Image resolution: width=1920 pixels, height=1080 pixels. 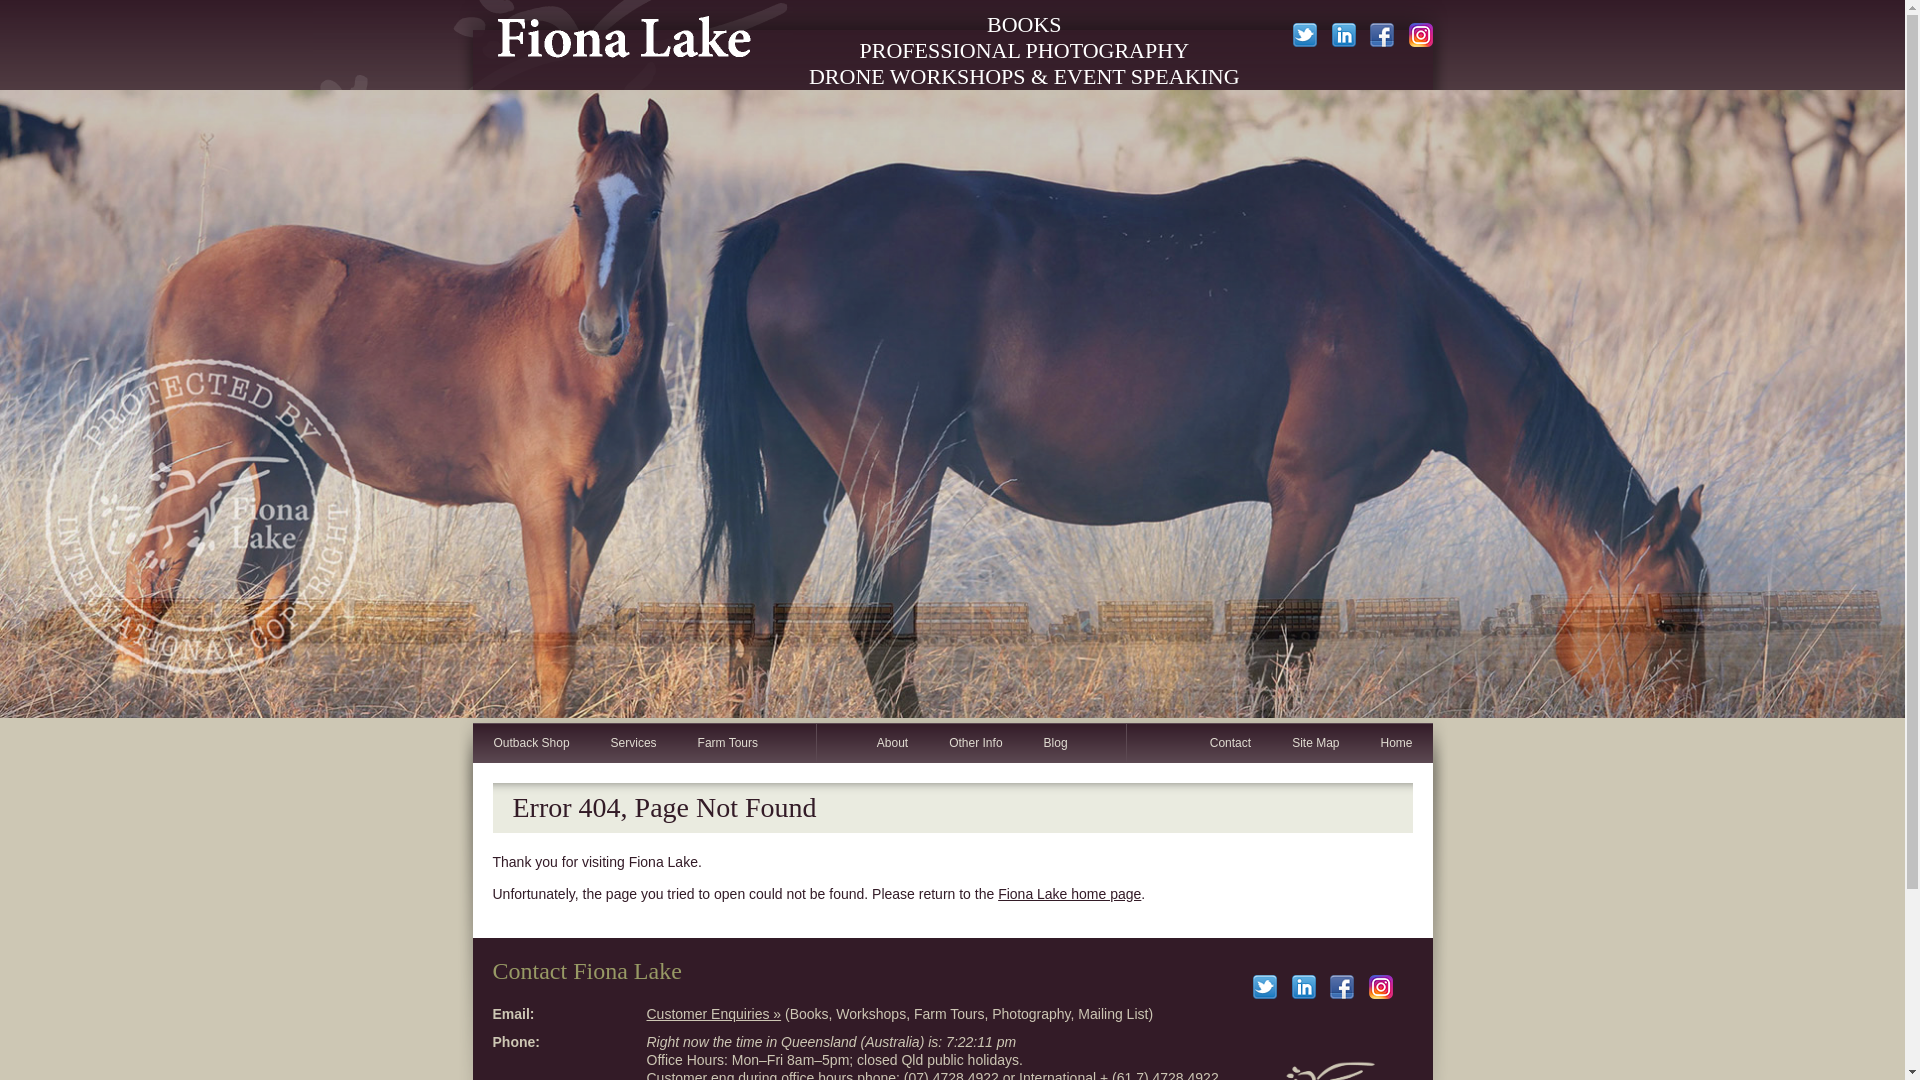 What do you see at coordinates (1054, 743) in the screenshot?
I see `'Blog'` at bounding box center [1054, 743].